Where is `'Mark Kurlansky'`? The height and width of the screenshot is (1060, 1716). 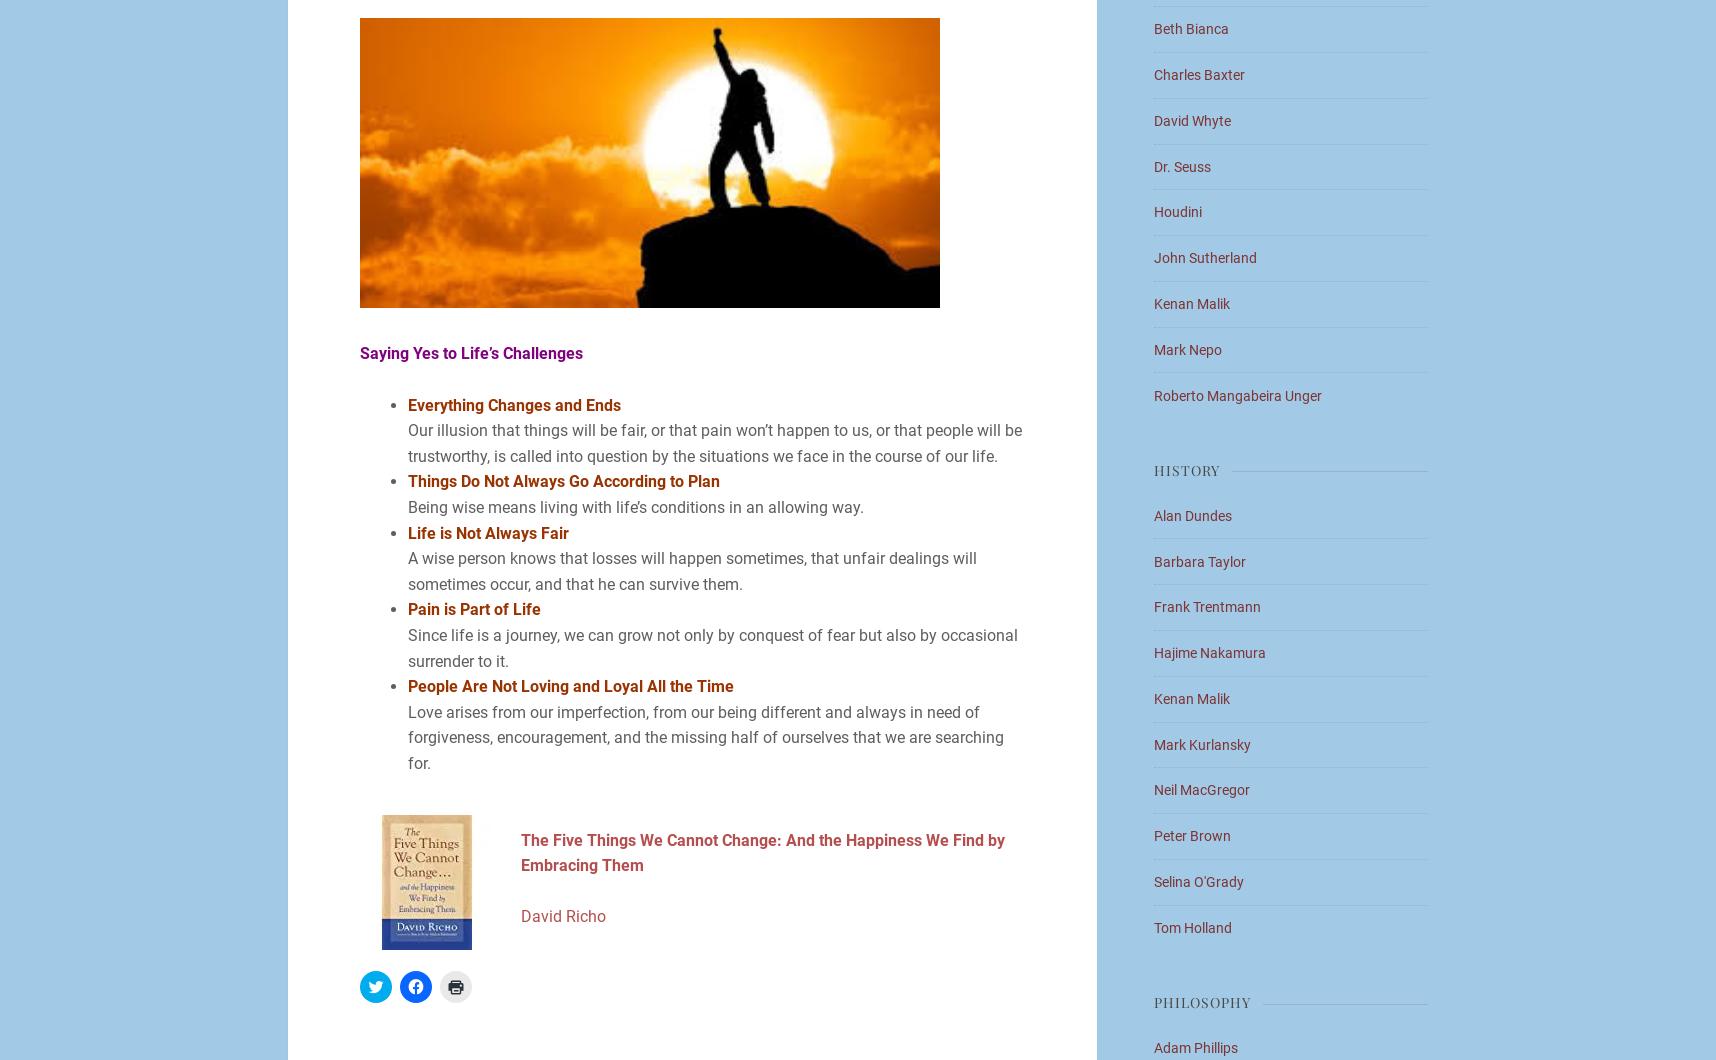 'Mark Kurlansky' is located at coordinates (1202, 743).